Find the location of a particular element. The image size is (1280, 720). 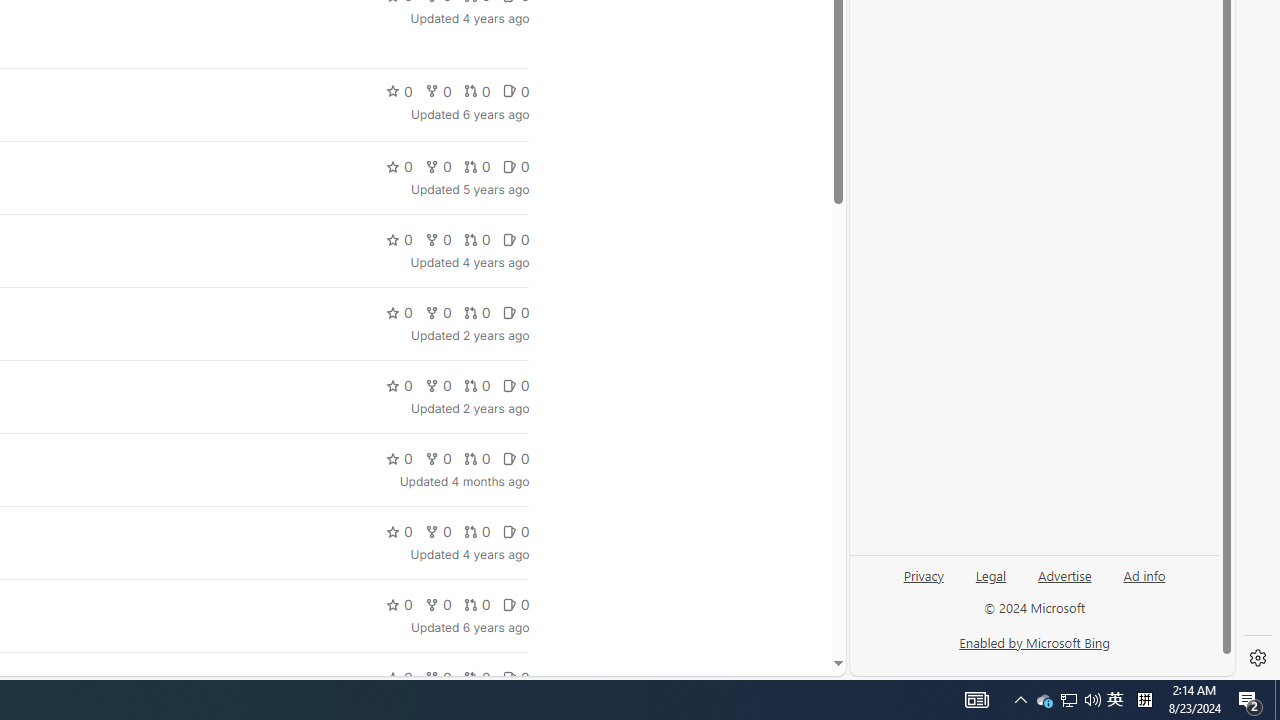

'Privacy' is located at coordinates (922, 583).